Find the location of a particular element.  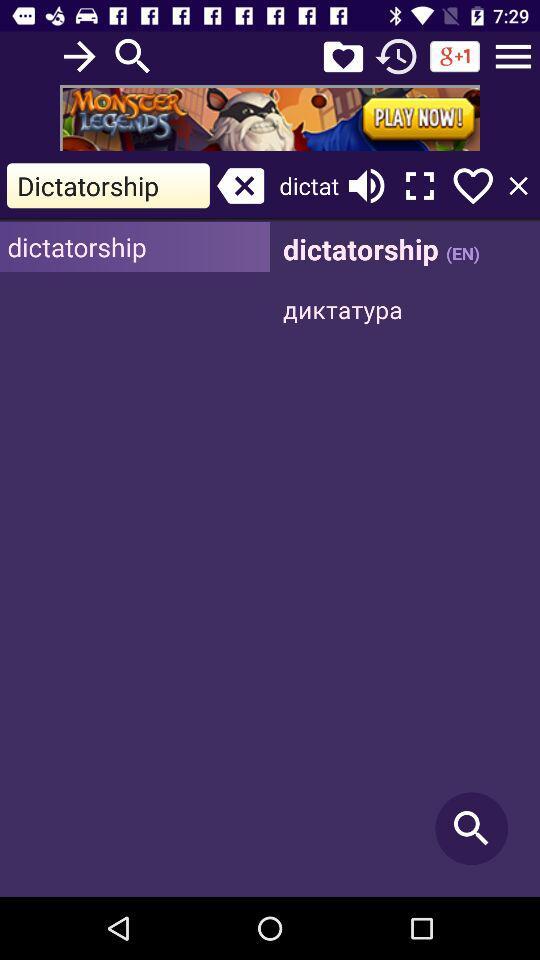

foward is located at coordinates (78, 55).